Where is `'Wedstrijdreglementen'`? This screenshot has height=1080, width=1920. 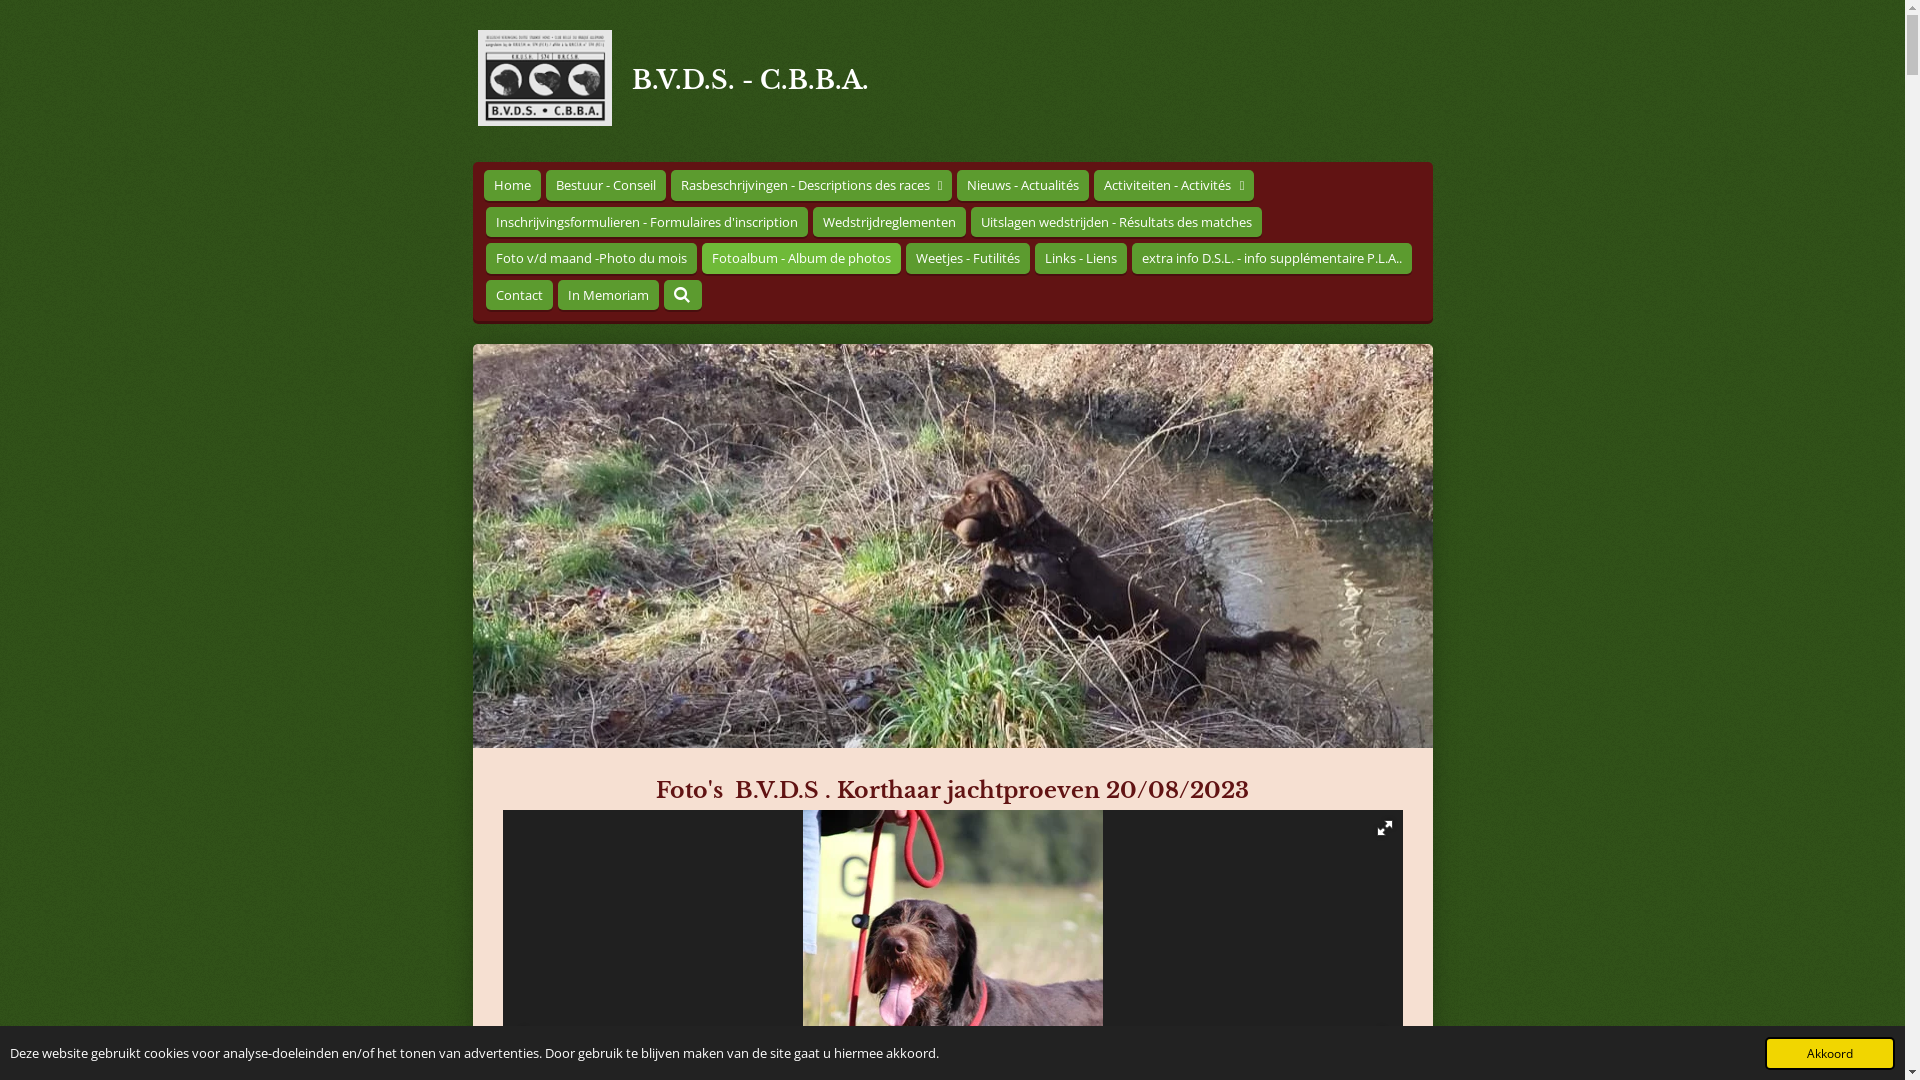
'Wedstrijdreglementen' is located at coordinates (887, 222).